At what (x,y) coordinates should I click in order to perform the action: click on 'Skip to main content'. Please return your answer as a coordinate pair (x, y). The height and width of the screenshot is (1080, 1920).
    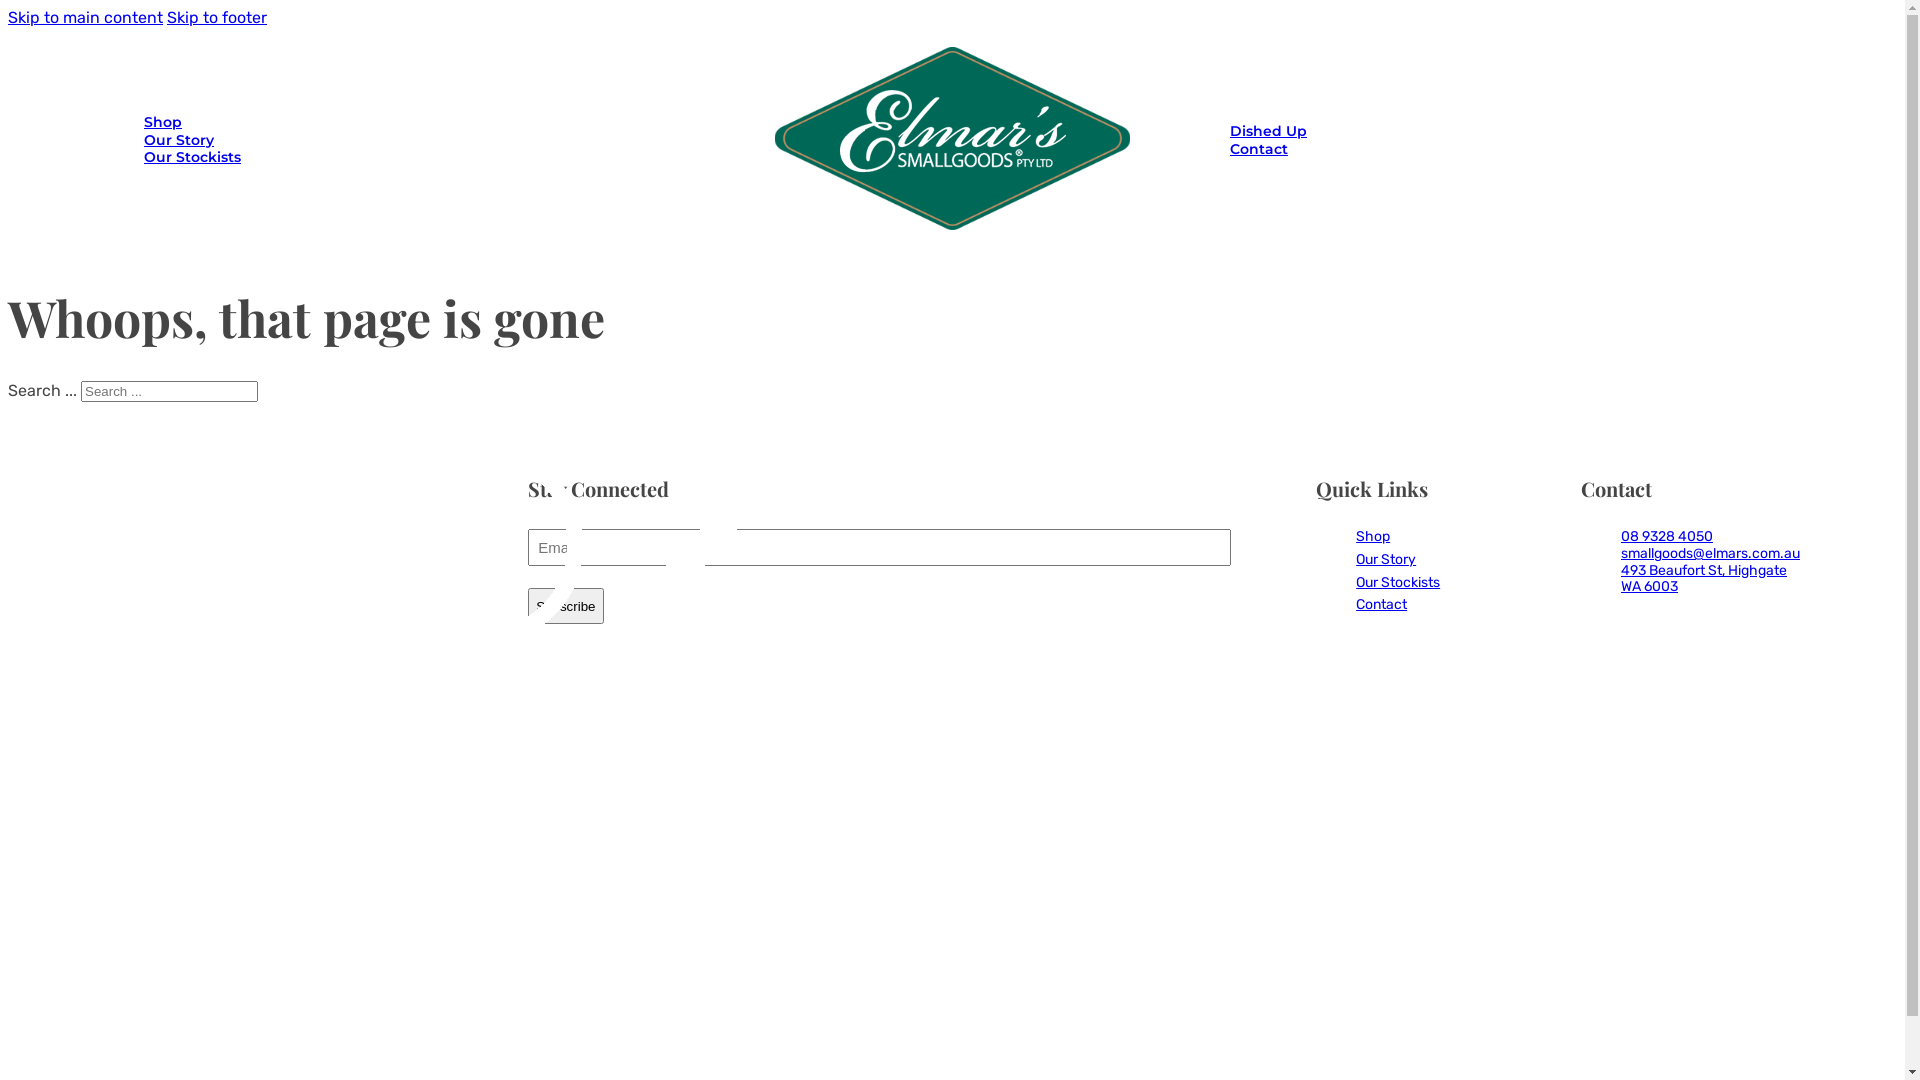
    Looking at the image, I should click on (84, 17).